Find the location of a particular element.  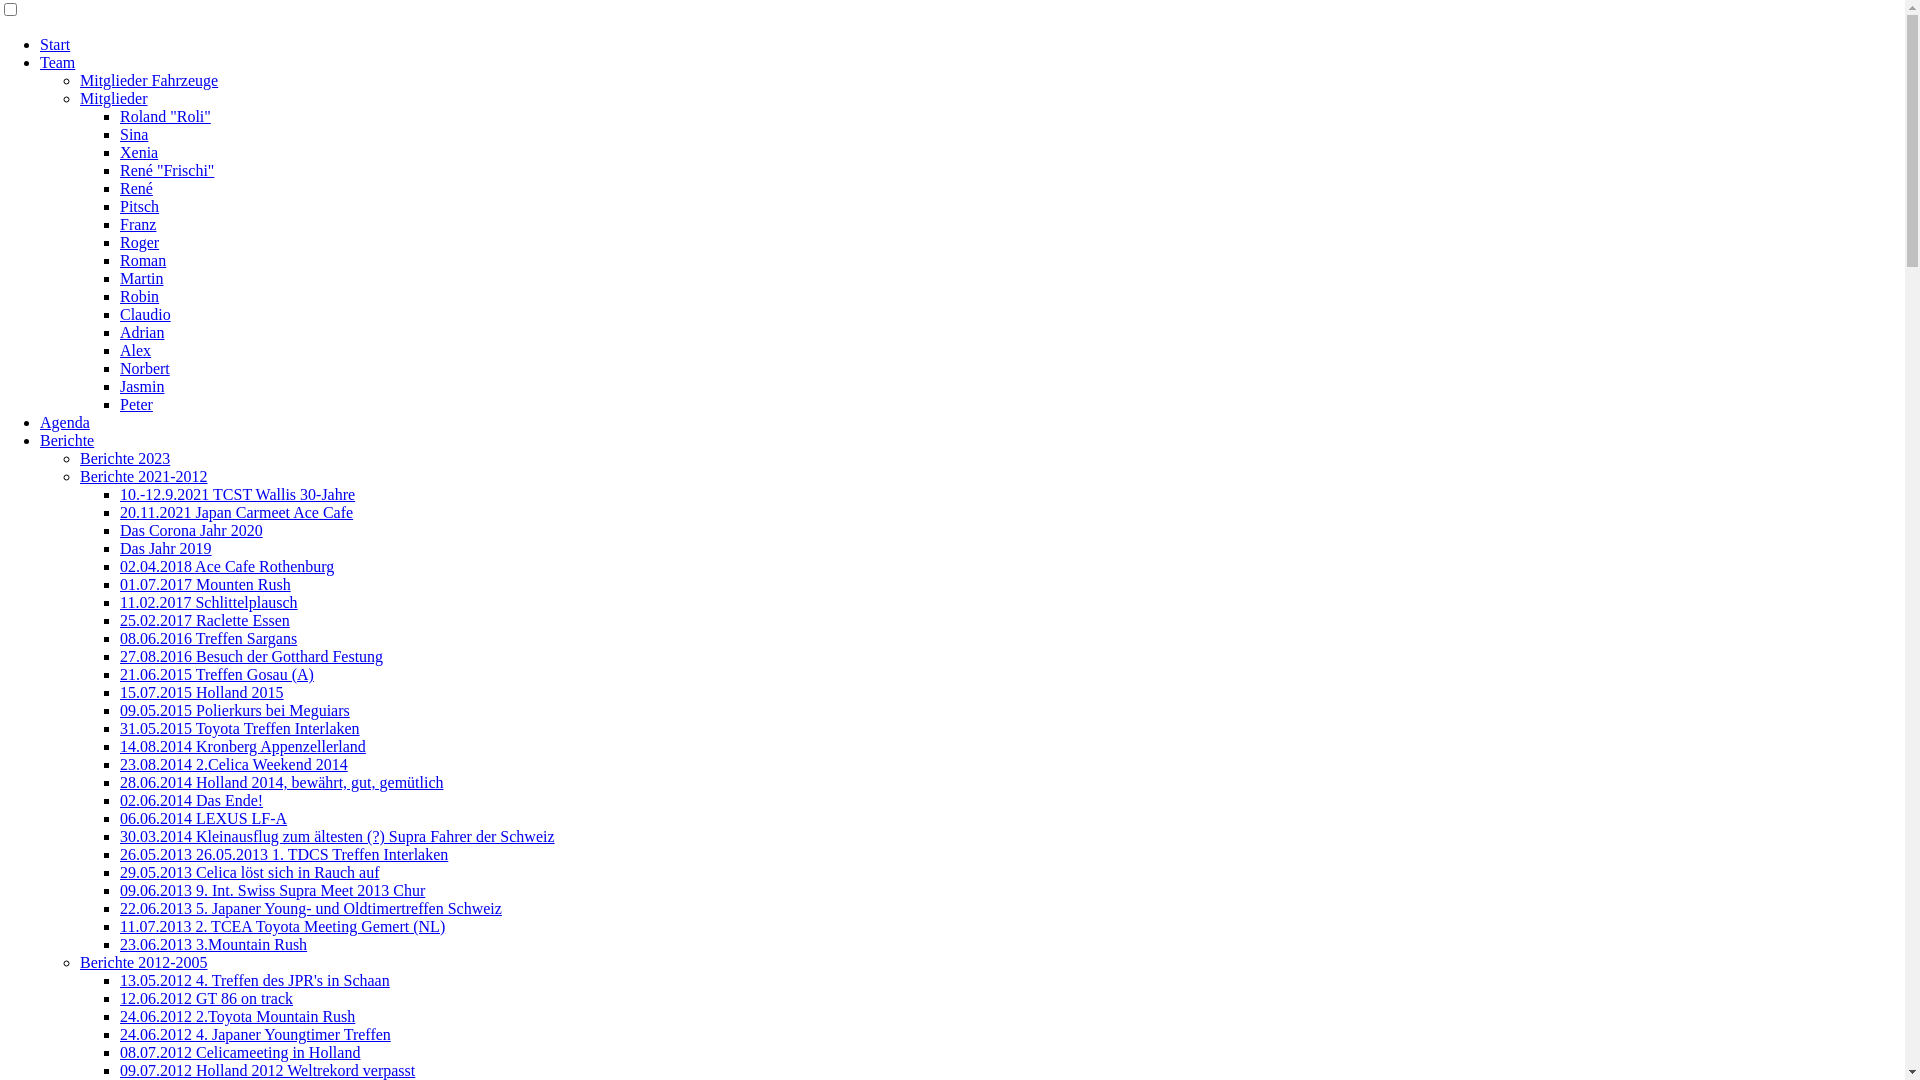

'Start' is located at coordinates (54, 44).